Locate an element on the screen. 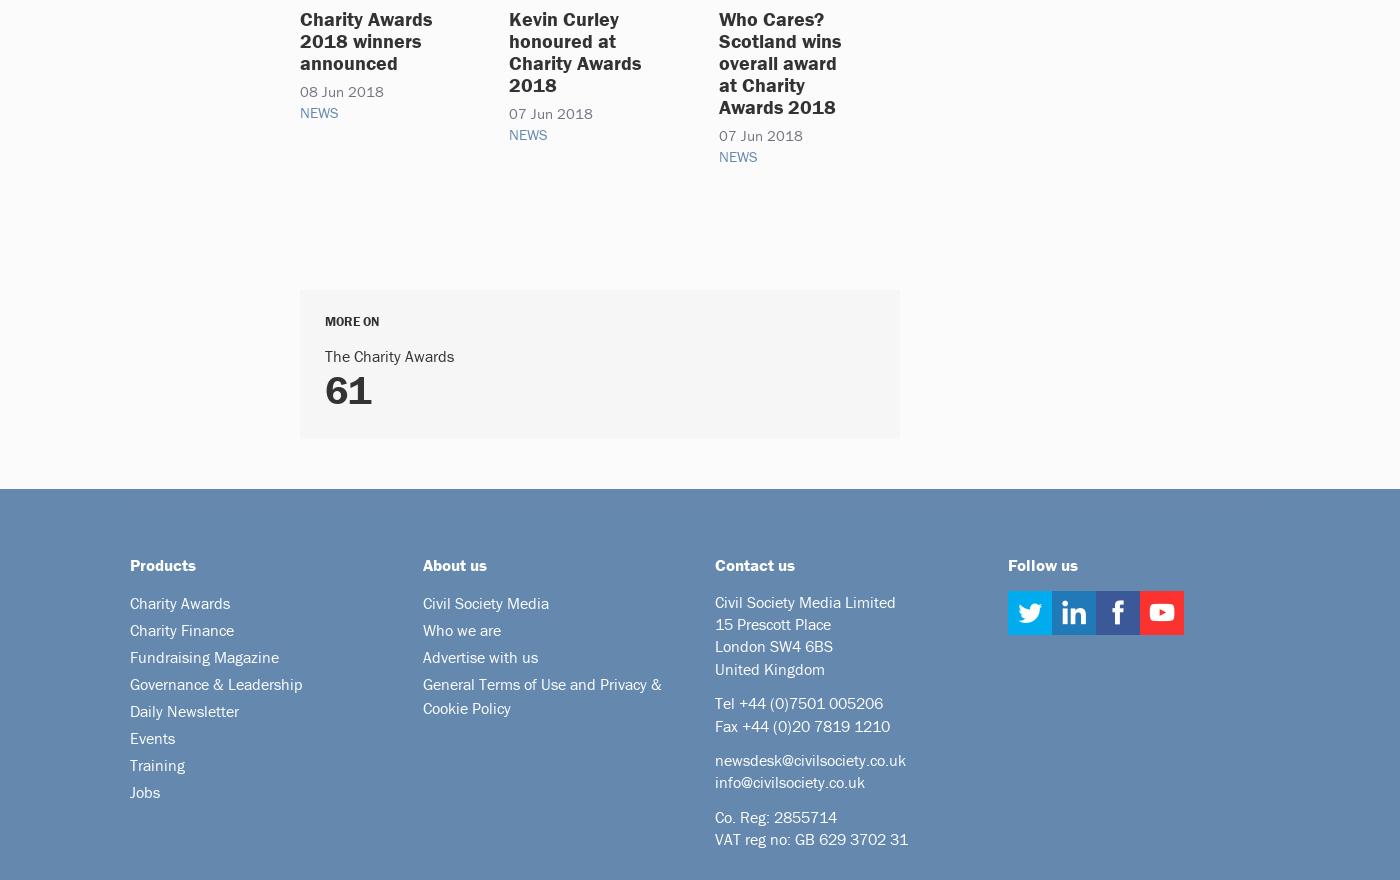  'Tel +44' is located at coordinates (714, 703).